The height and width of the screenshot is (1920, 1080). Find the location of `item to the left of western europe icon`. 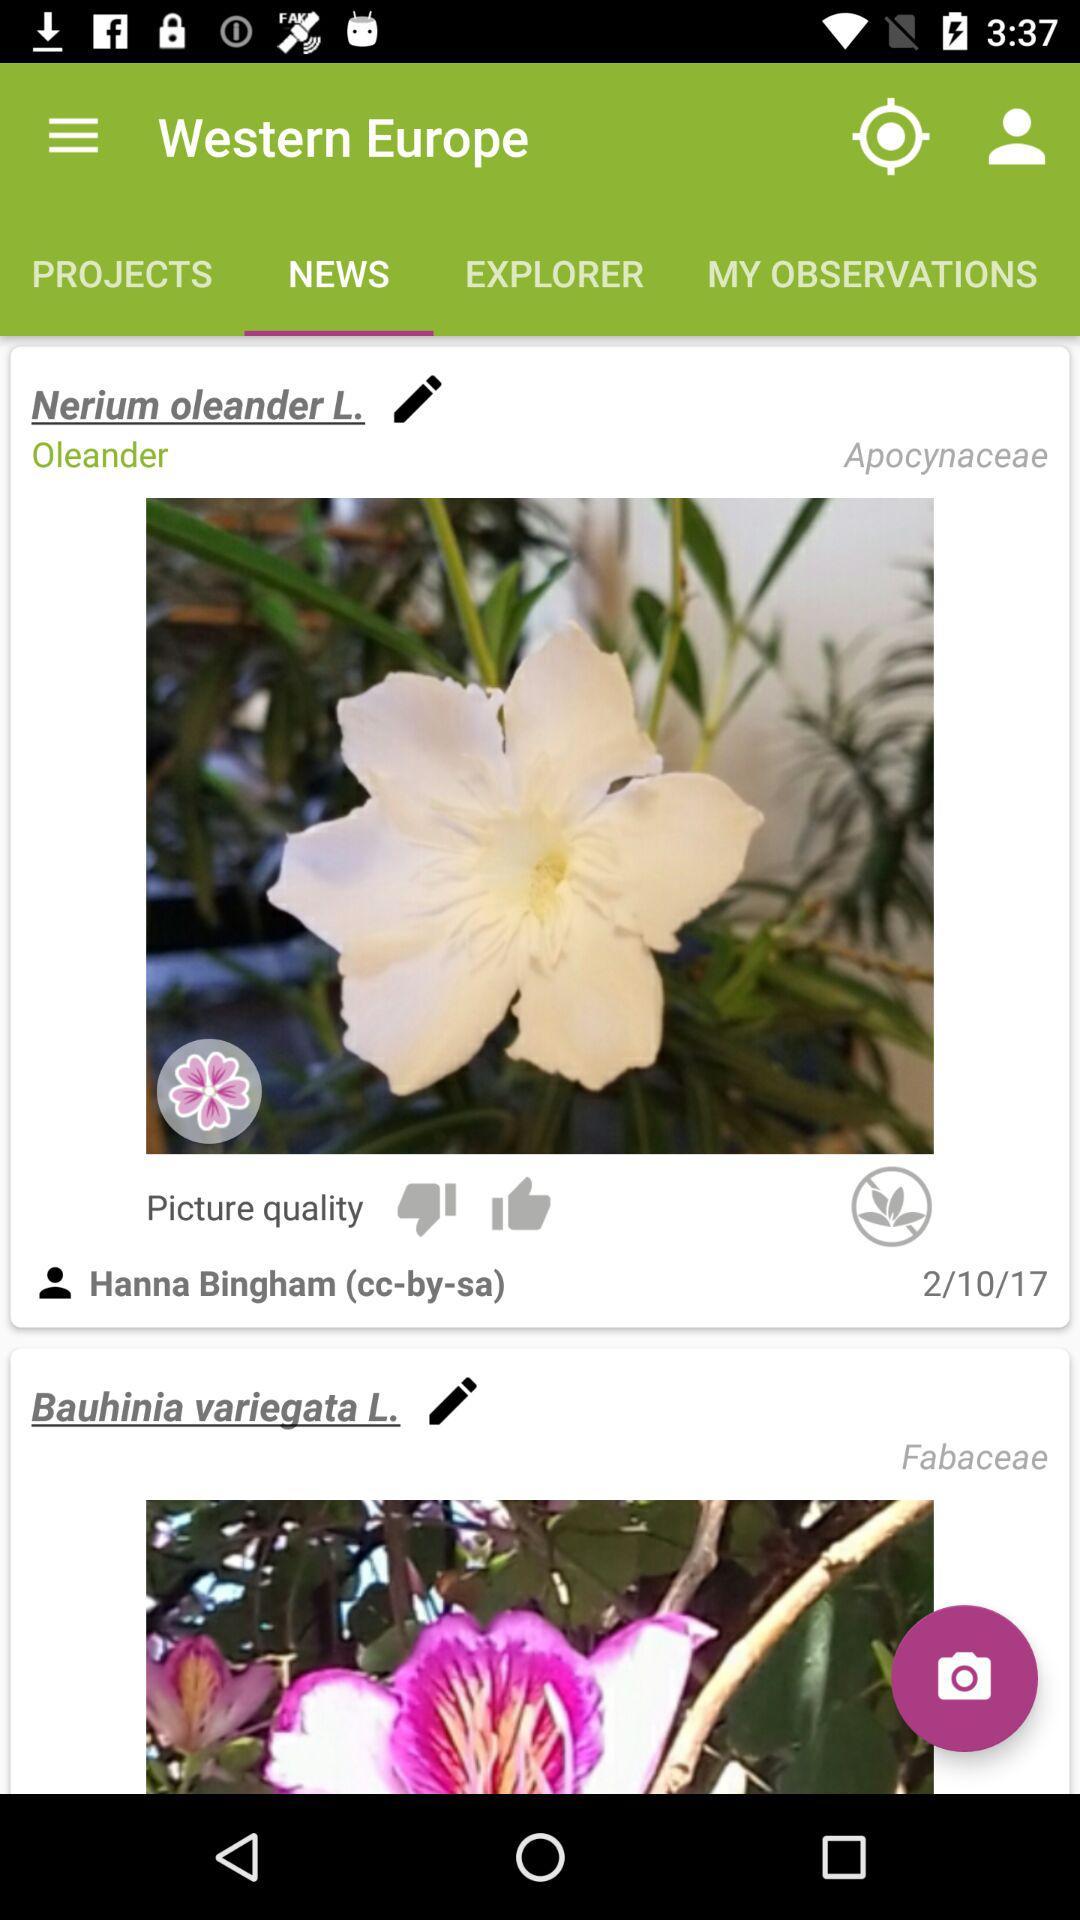

item to the left of western europe icon is located at coordinates (72, 135).